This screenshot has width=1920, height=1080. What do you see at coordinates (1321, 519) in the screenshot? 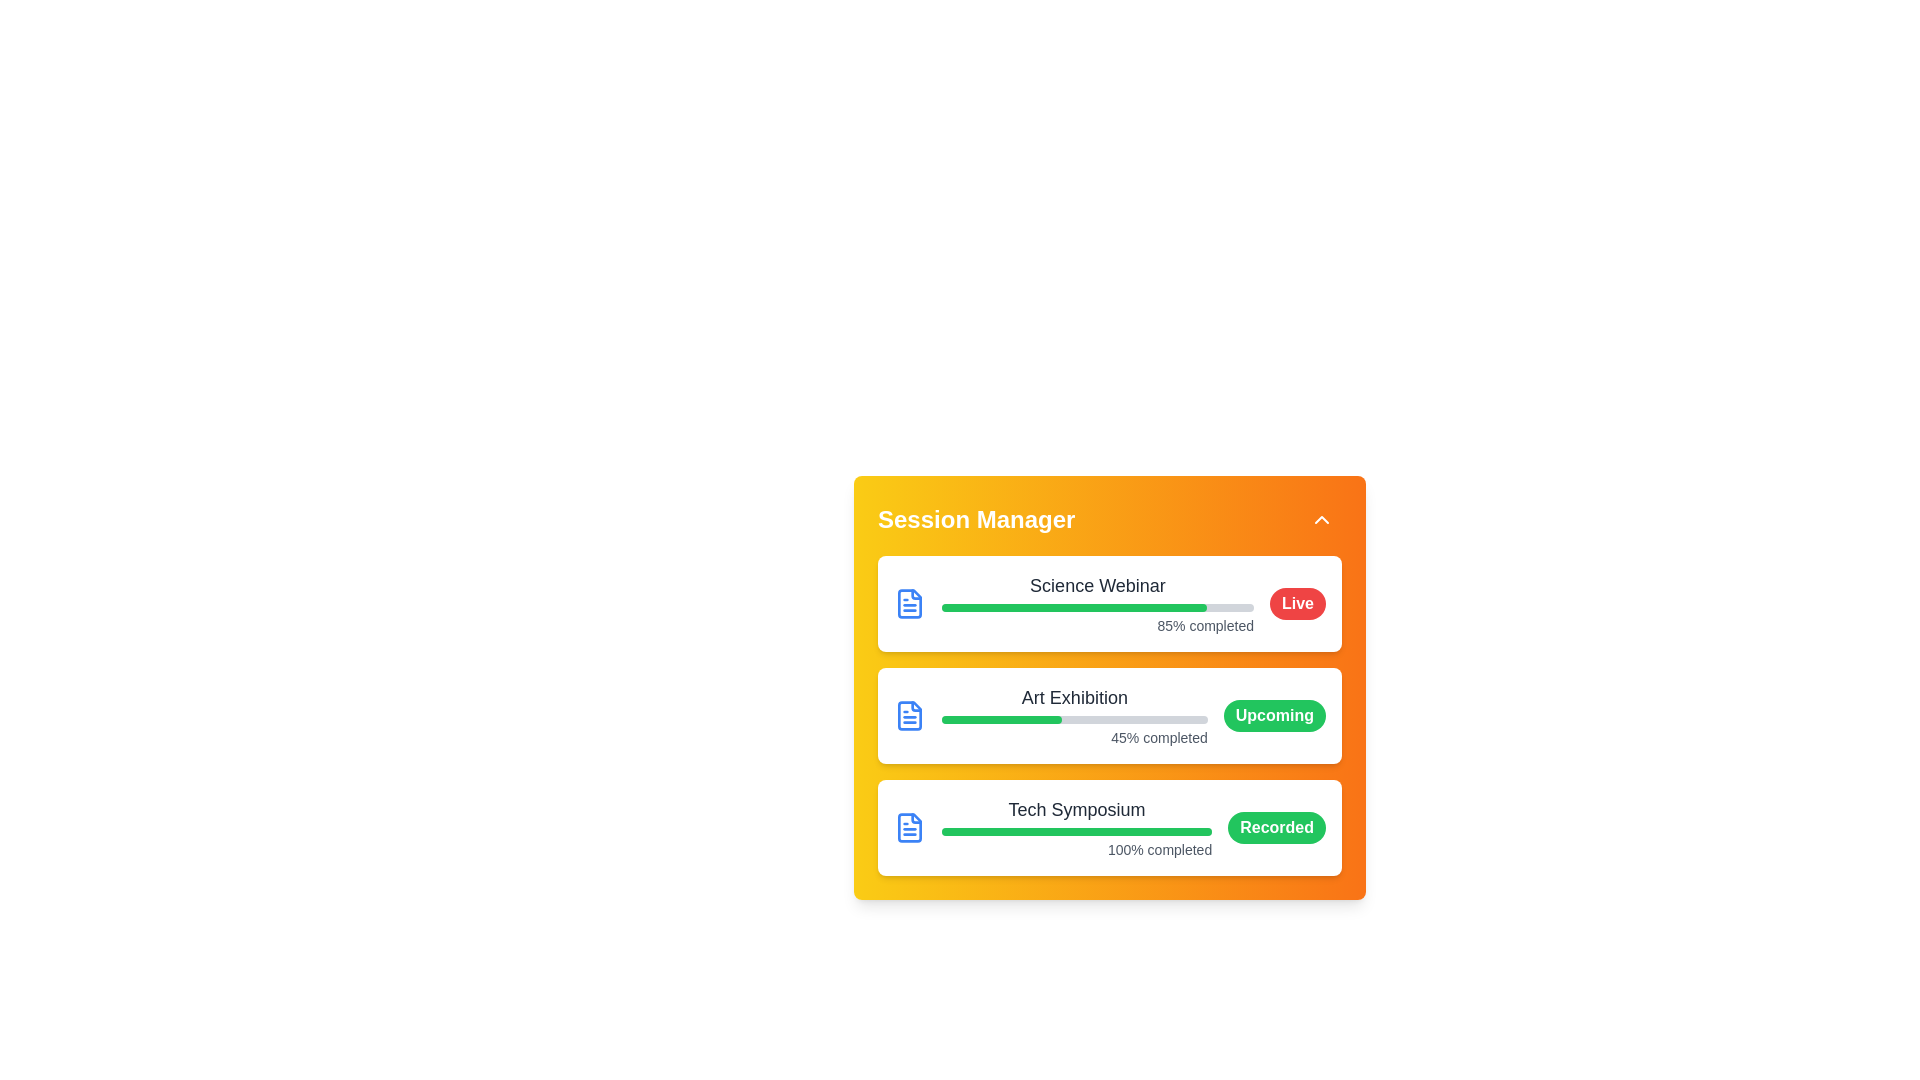
I see `the button that toggles the 'Session Manager' panel visibility, located at the top-right corner of the 'Session Manager' section` at bounding box center [1321, 519].